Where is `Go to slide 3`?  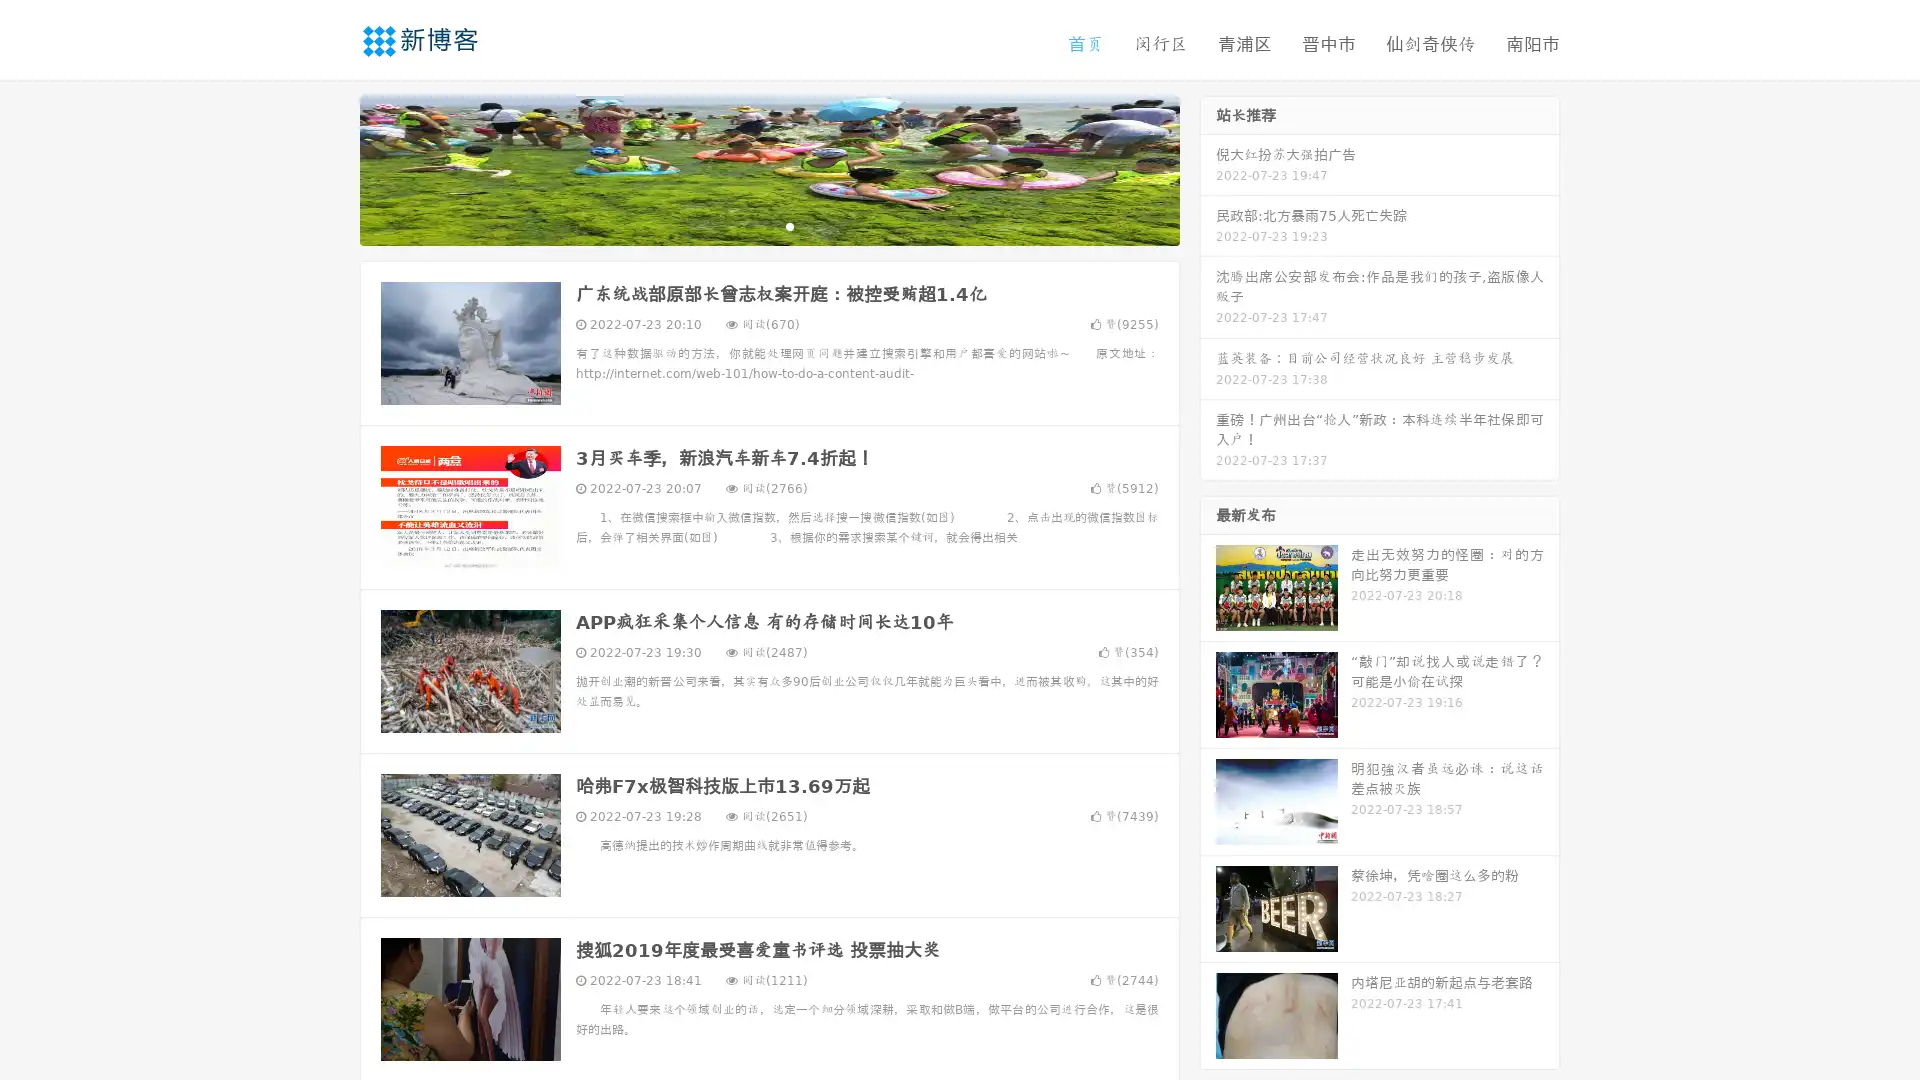
Go to slide 3 is located at coordinates (789, 225).